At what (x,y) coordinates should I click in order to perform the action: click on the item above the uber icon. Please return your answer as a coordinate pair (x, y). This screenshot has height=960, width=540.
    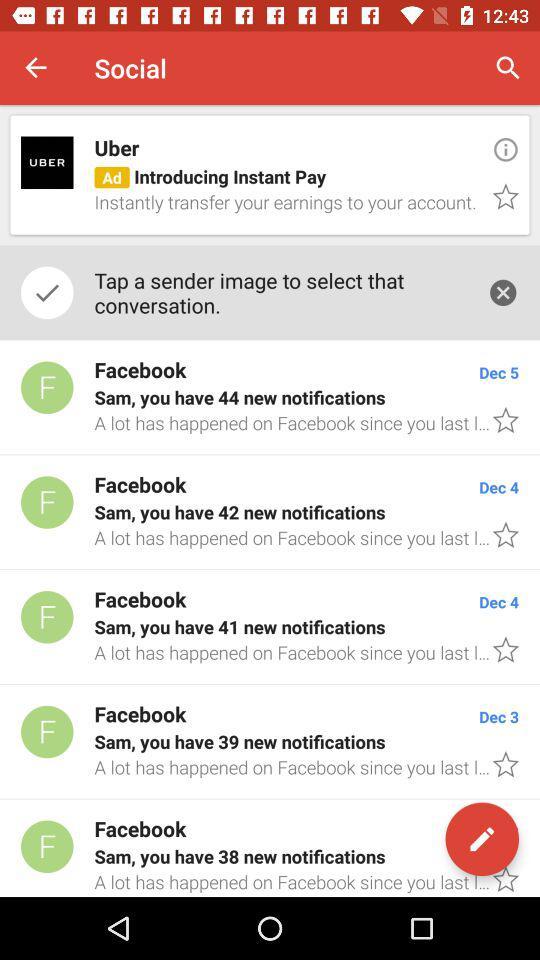
    Looking at the image, I should click on (508, 68).